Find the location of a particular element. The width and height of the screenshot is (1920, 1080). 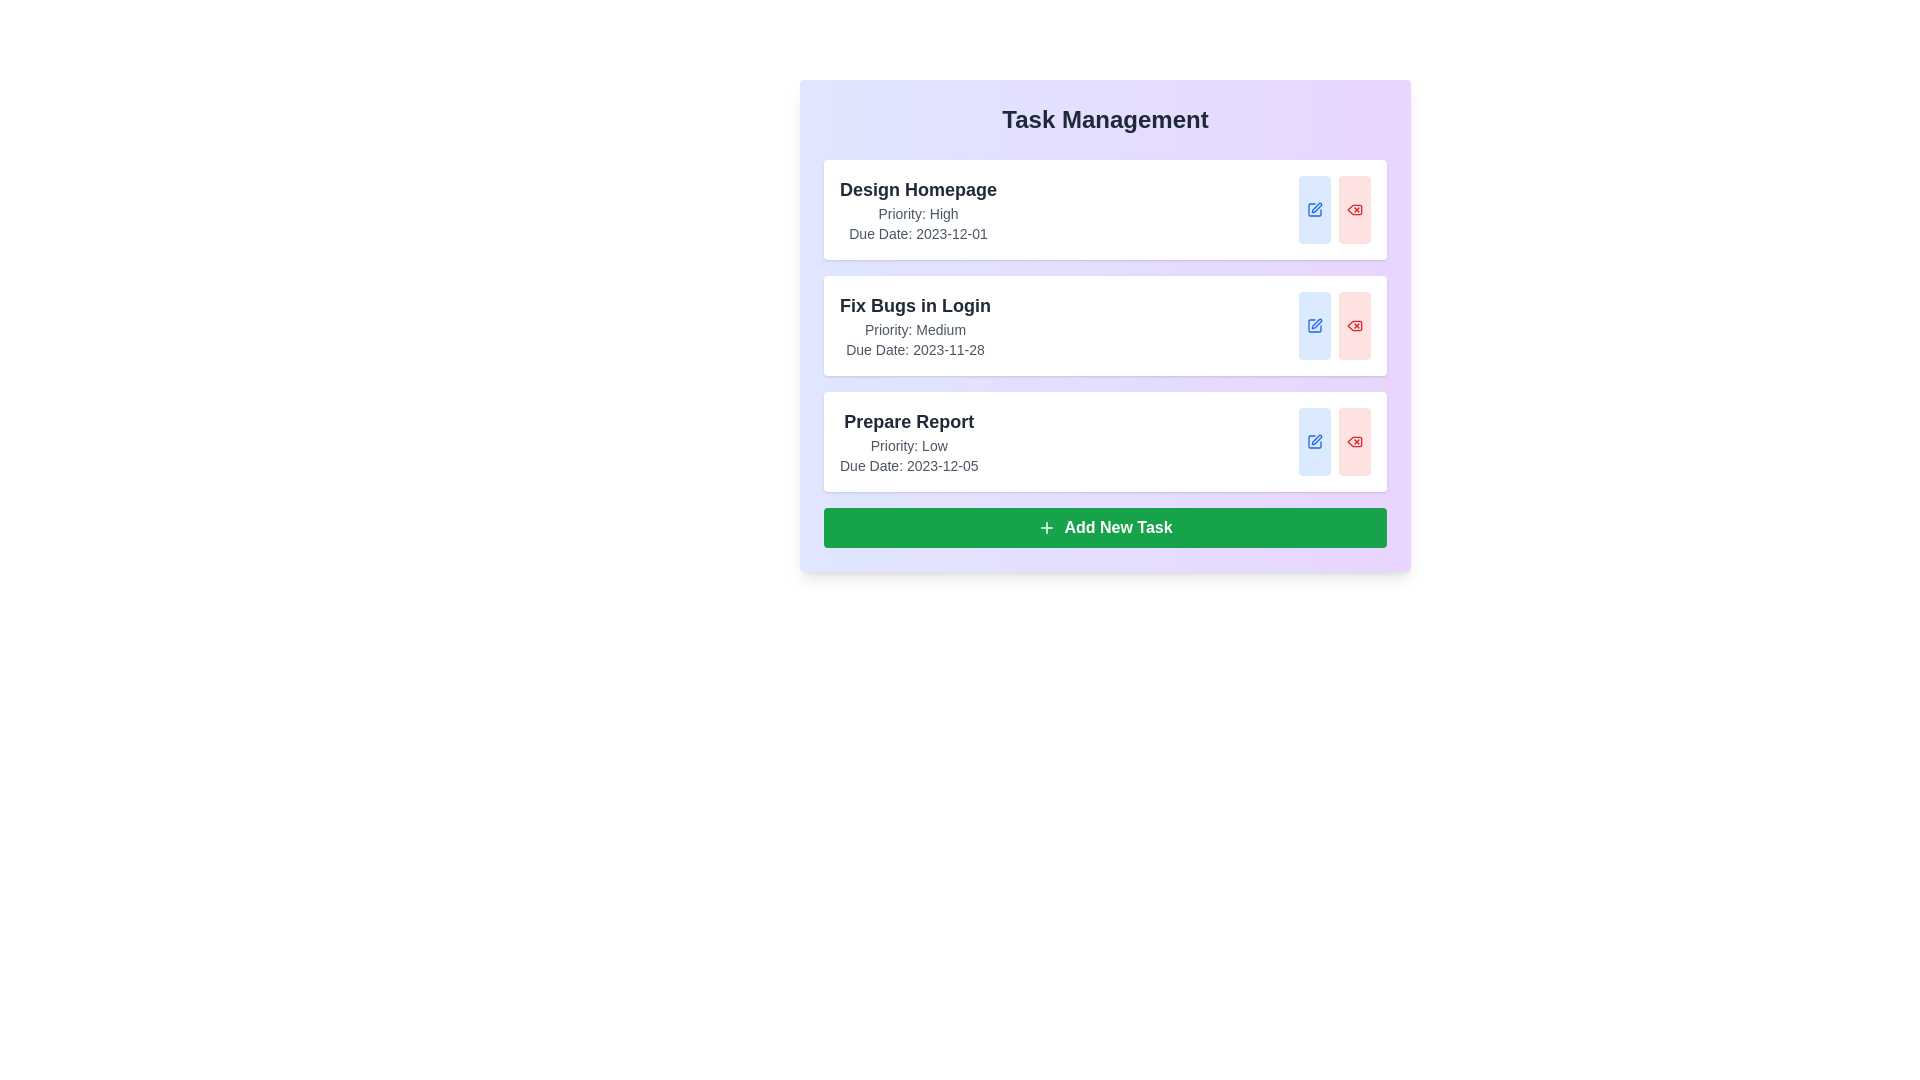

the delete button for the task titled 'Design Homepage' is located at coordinates (1354, 209).